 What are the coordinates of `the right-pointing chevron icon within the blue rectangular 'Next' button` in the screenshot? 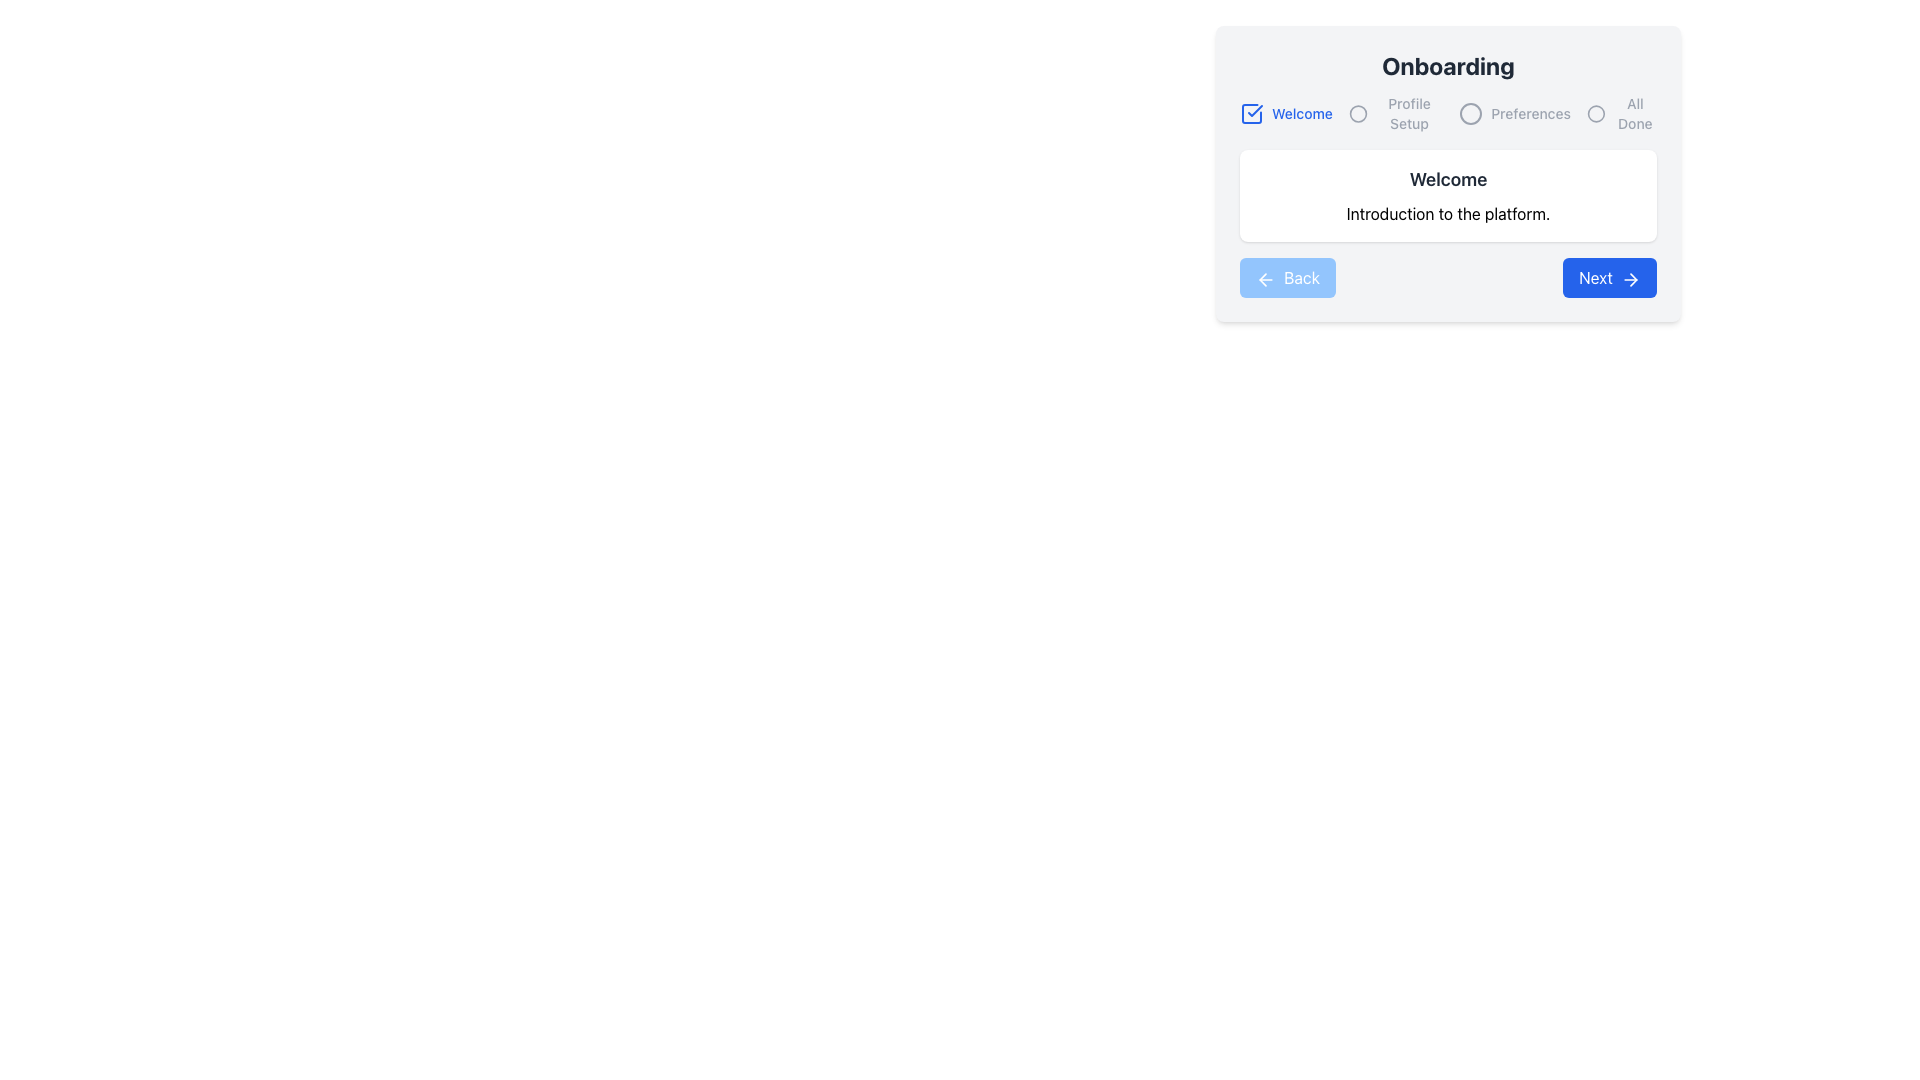 It's located at (1633, 279).